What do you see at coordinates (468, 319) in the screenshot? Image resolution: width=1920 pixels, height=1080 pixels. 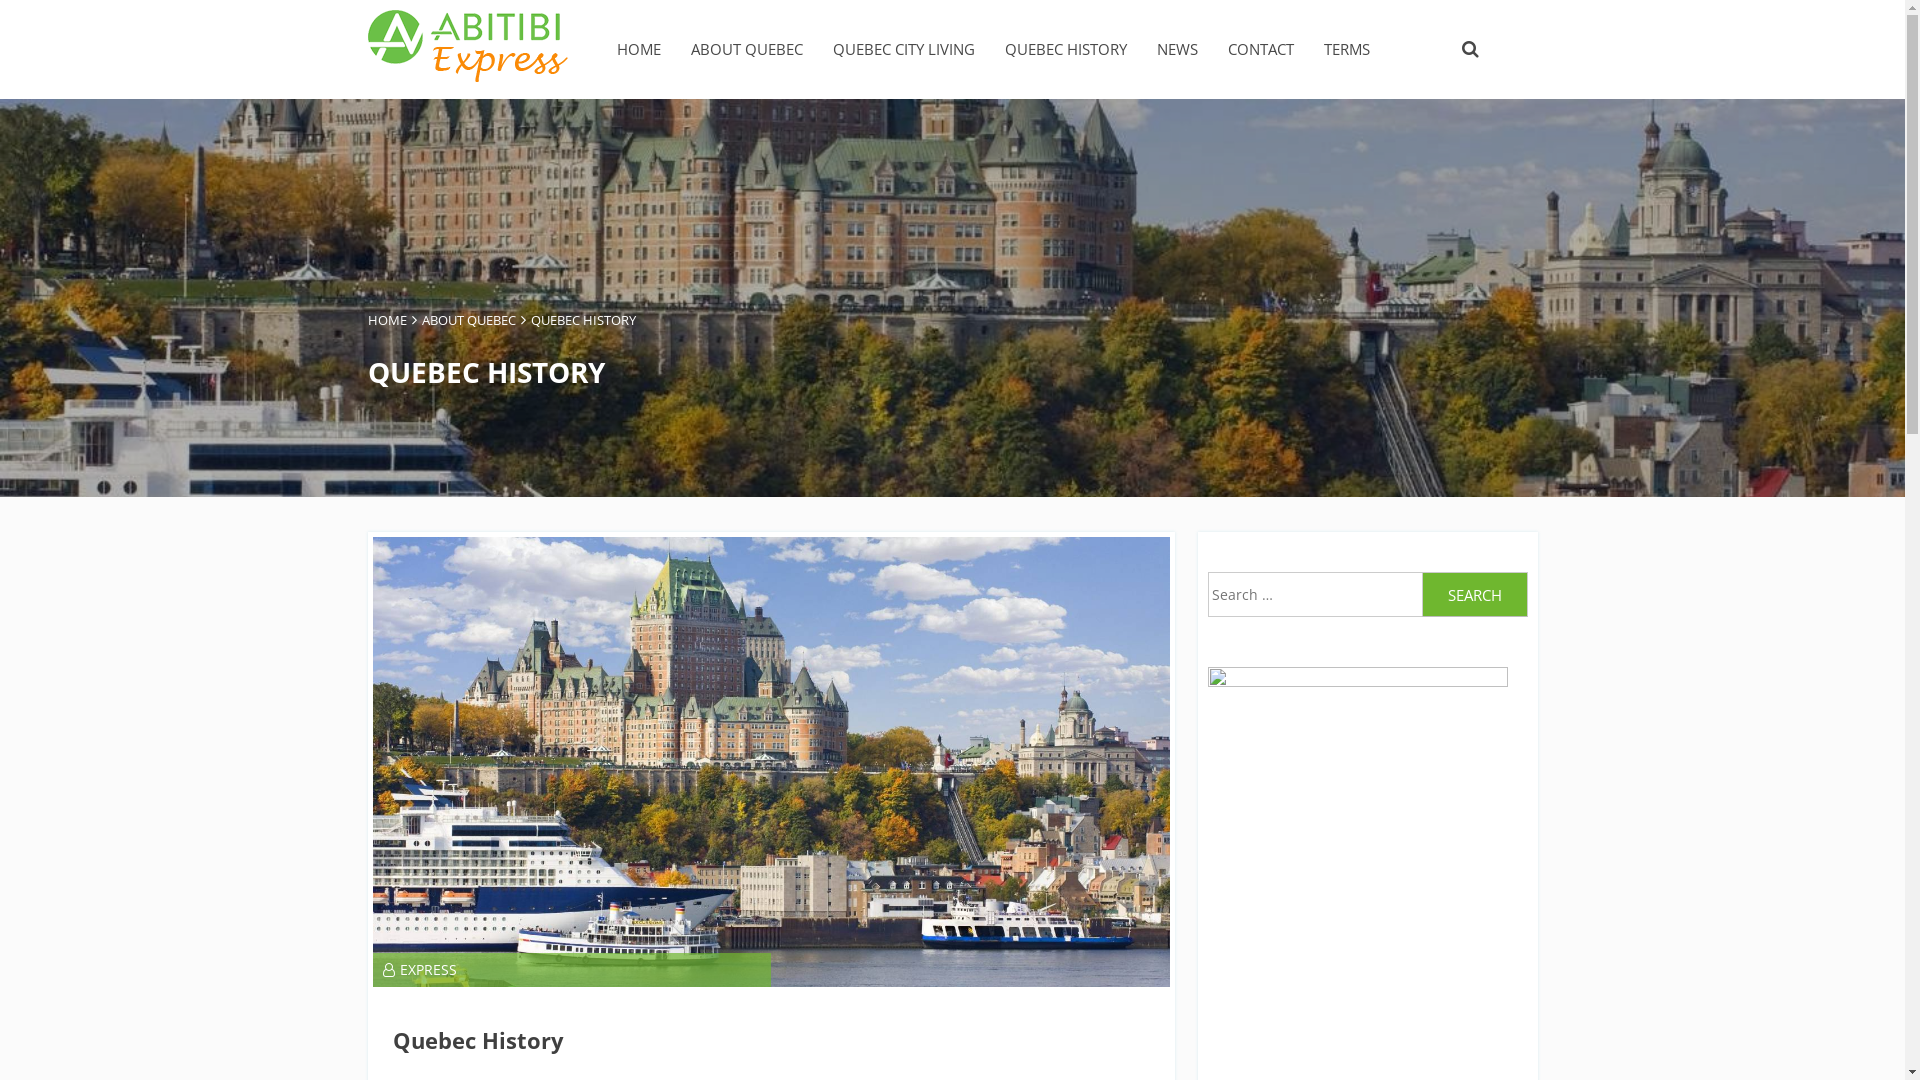 I see `'ABOUT QUEBEC'` at bounding box center [468, 319].